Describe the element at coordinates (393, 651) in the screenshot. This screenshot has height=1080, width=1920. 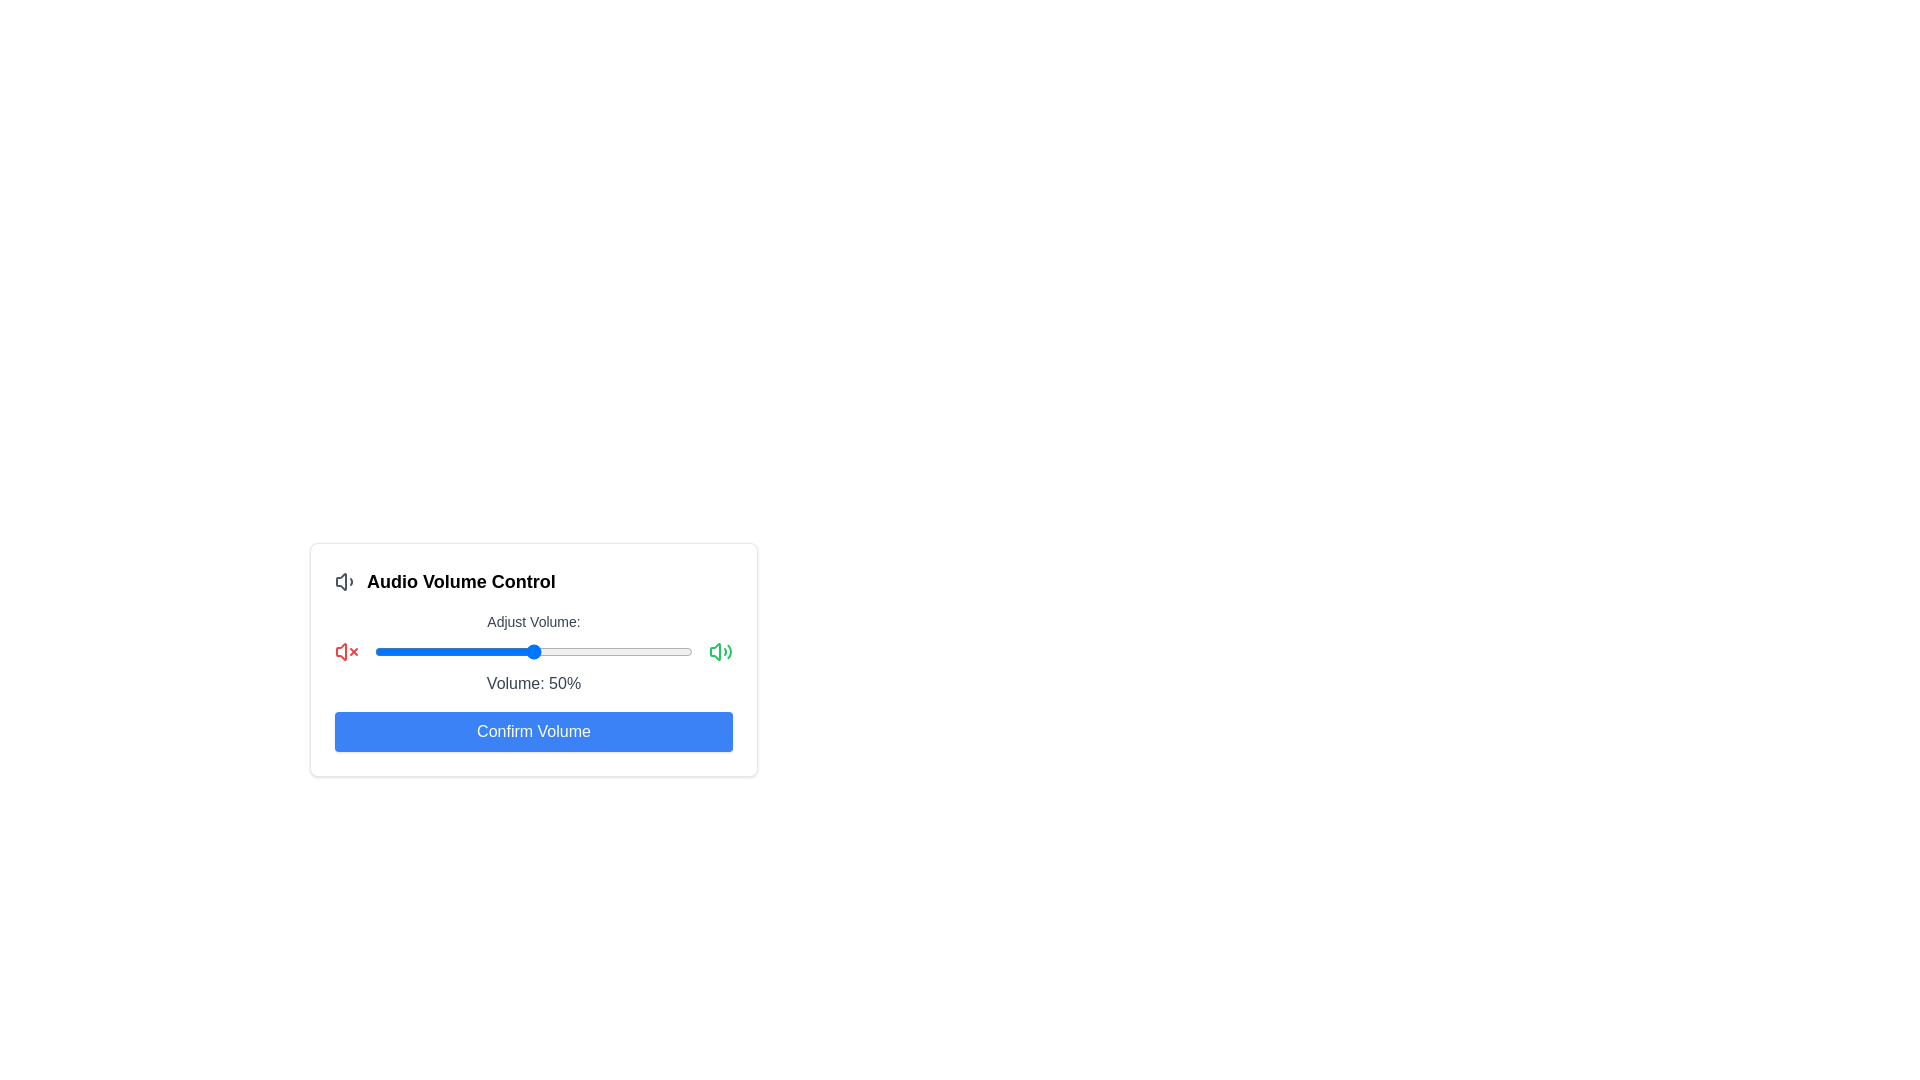
I see `the volume slider to 6%` at that location.